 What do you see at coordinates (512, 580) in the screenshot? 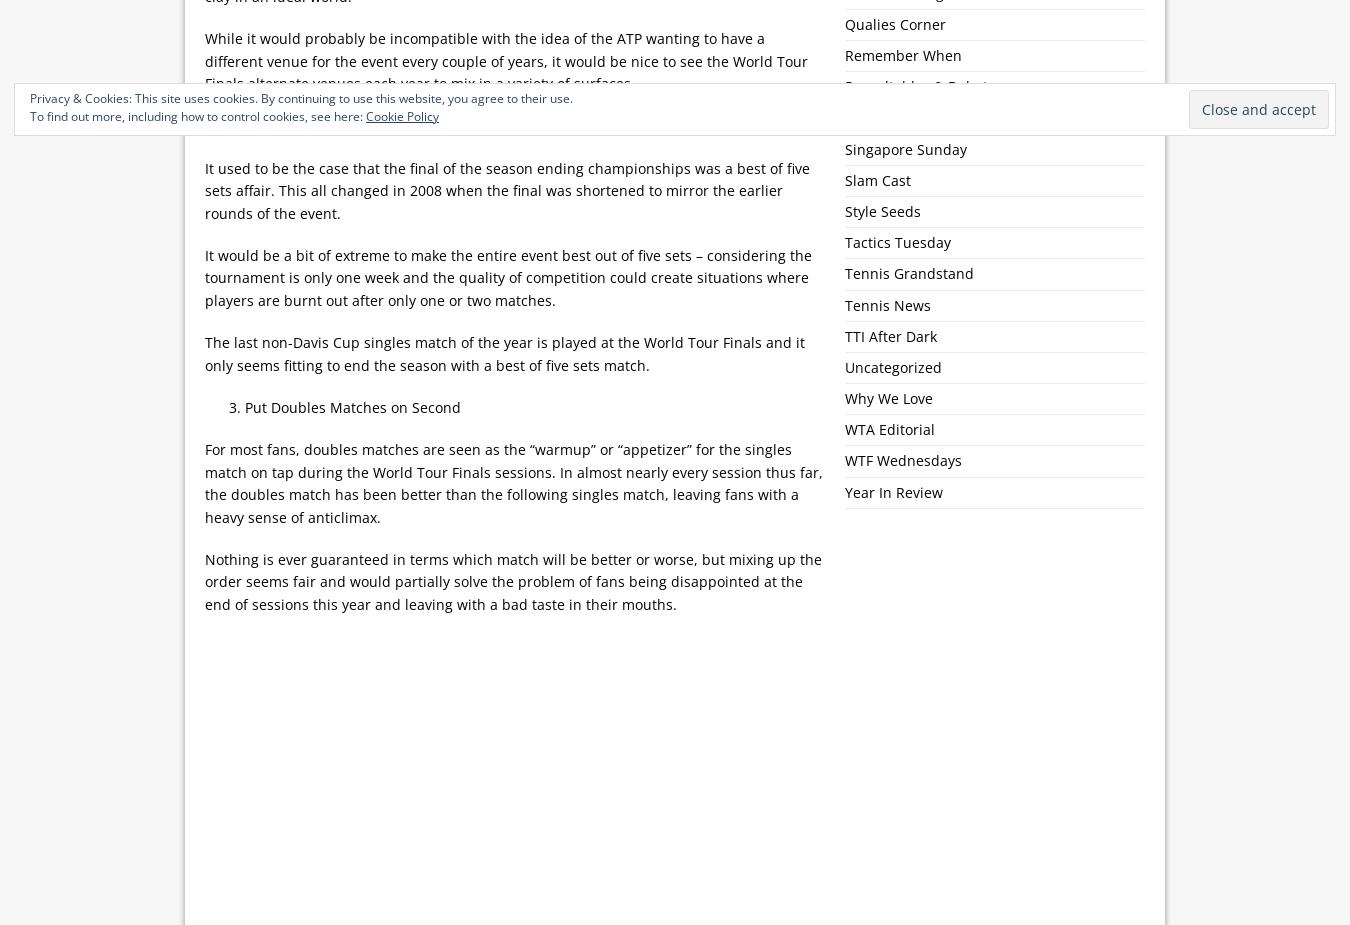
I see `'Nothing is ever guaranteed in terms which match will be better or worse, but mixing up the order seems fair and would partially solve the problem of fans being disappointed at the end of sessions this year and leaving with a bad taste in their mouths.'` at bounding box center [512, 580].